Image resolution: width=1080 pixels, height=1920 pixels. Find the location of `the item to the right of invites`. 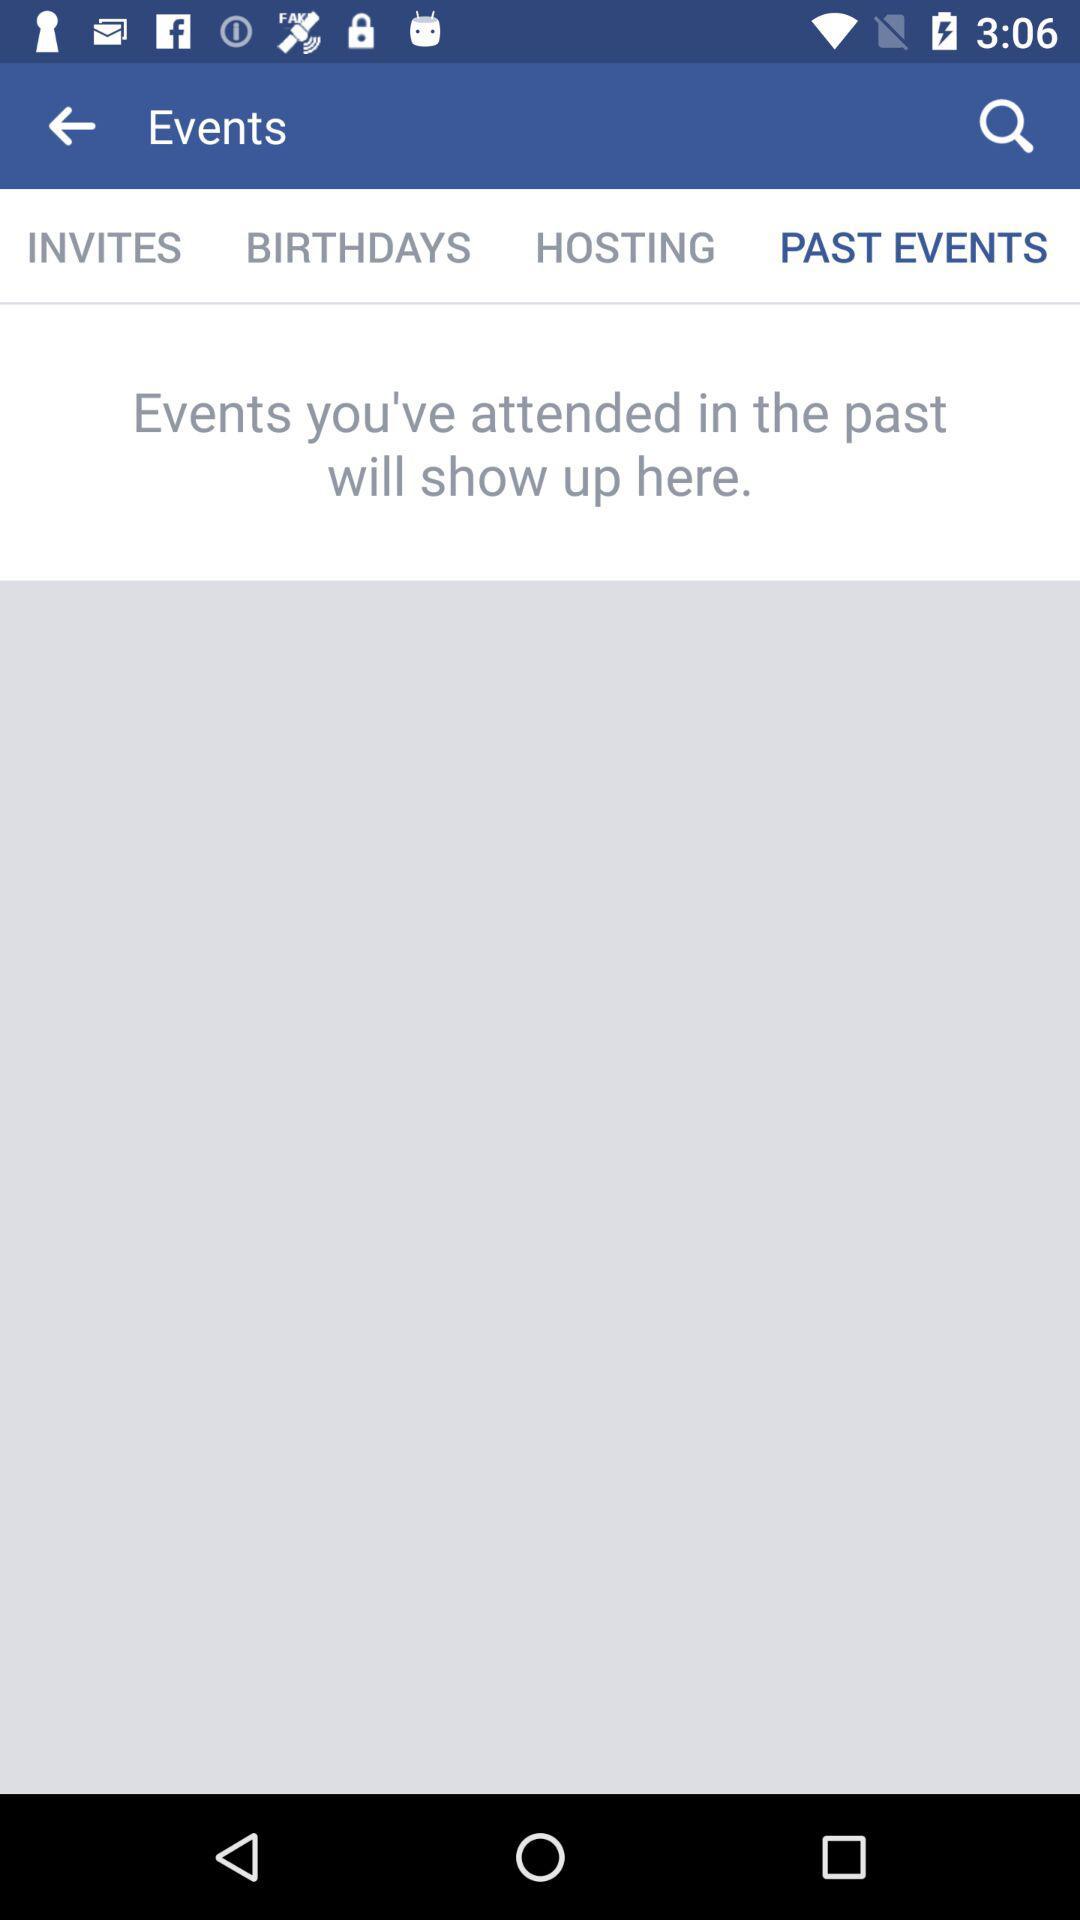

the item to the right of invites is located at coordinates (357, 245).